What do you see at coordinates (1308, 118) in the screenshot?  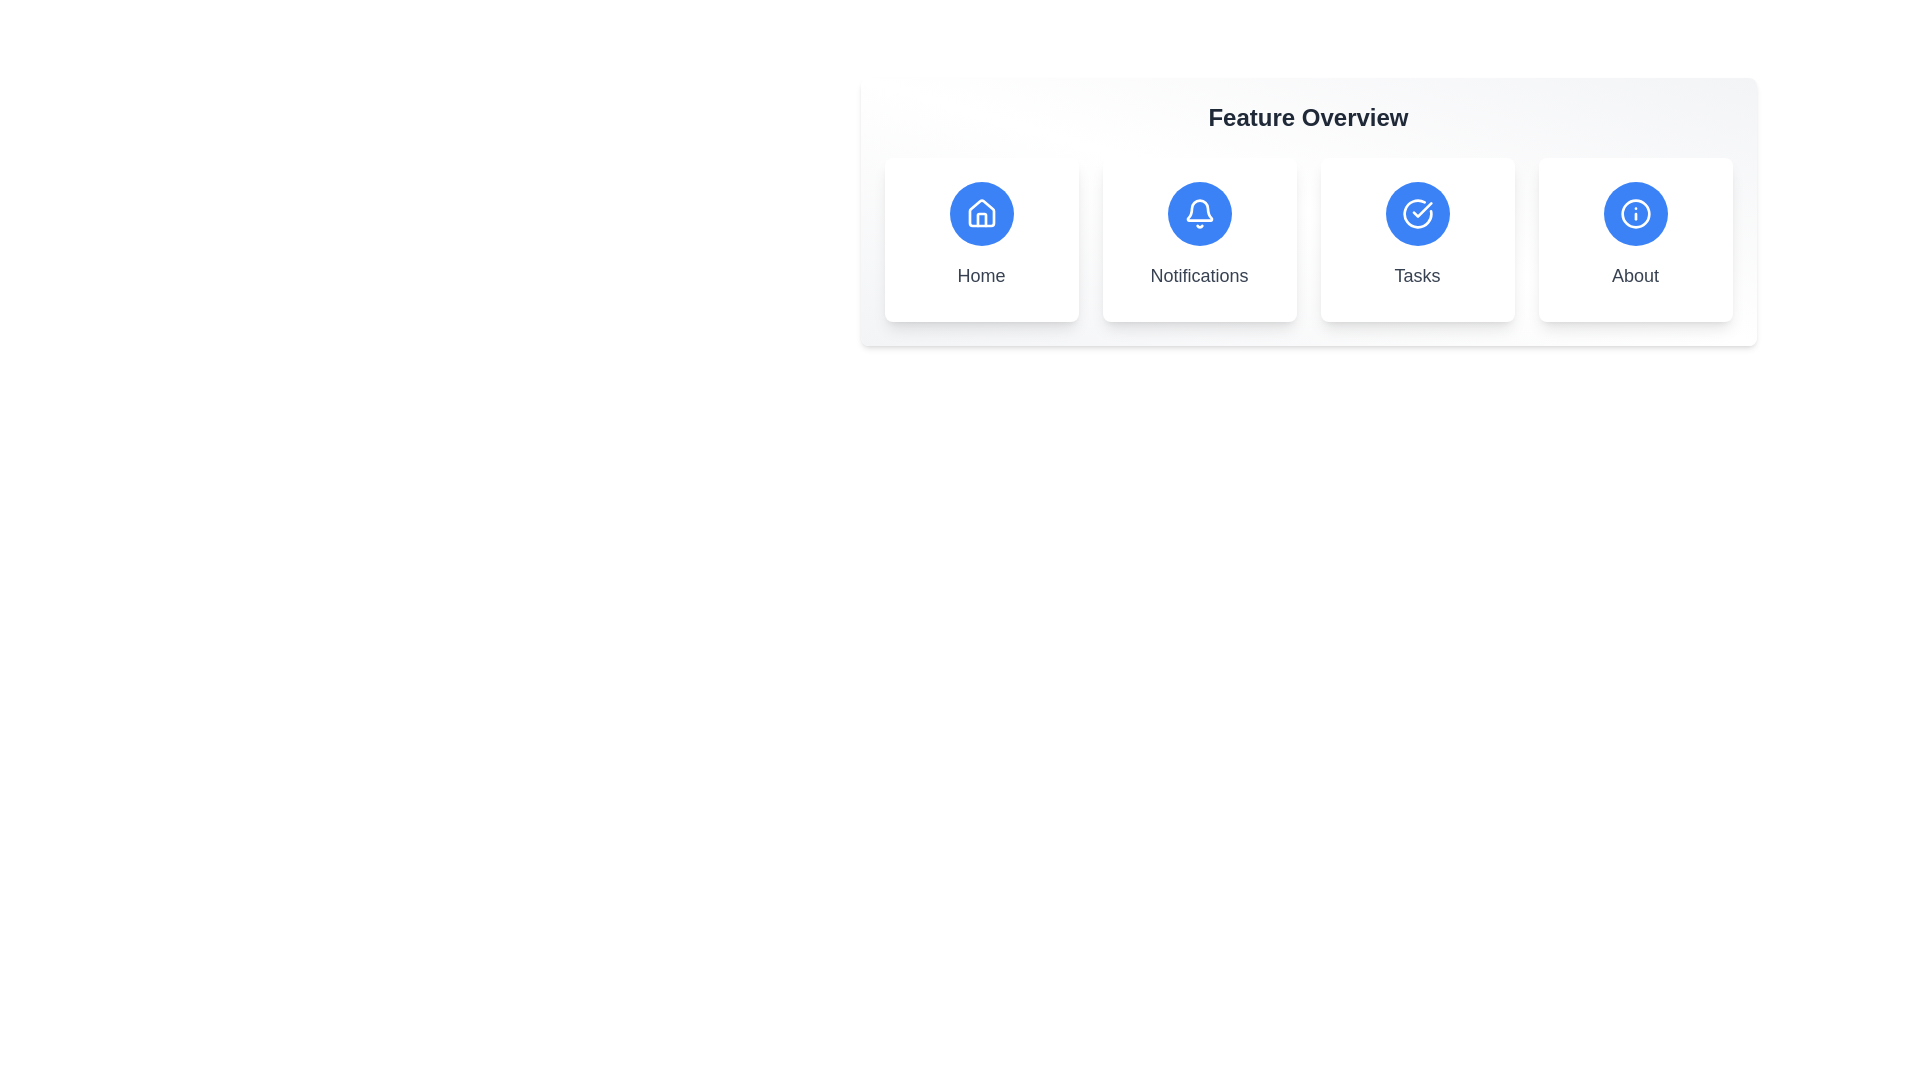 I see `the static text label that serves as the title for the section above the interactive tiles labeled 'Home', 'Notifications', 'Tasks', and 'About'` at bounding box center [1308, 118].